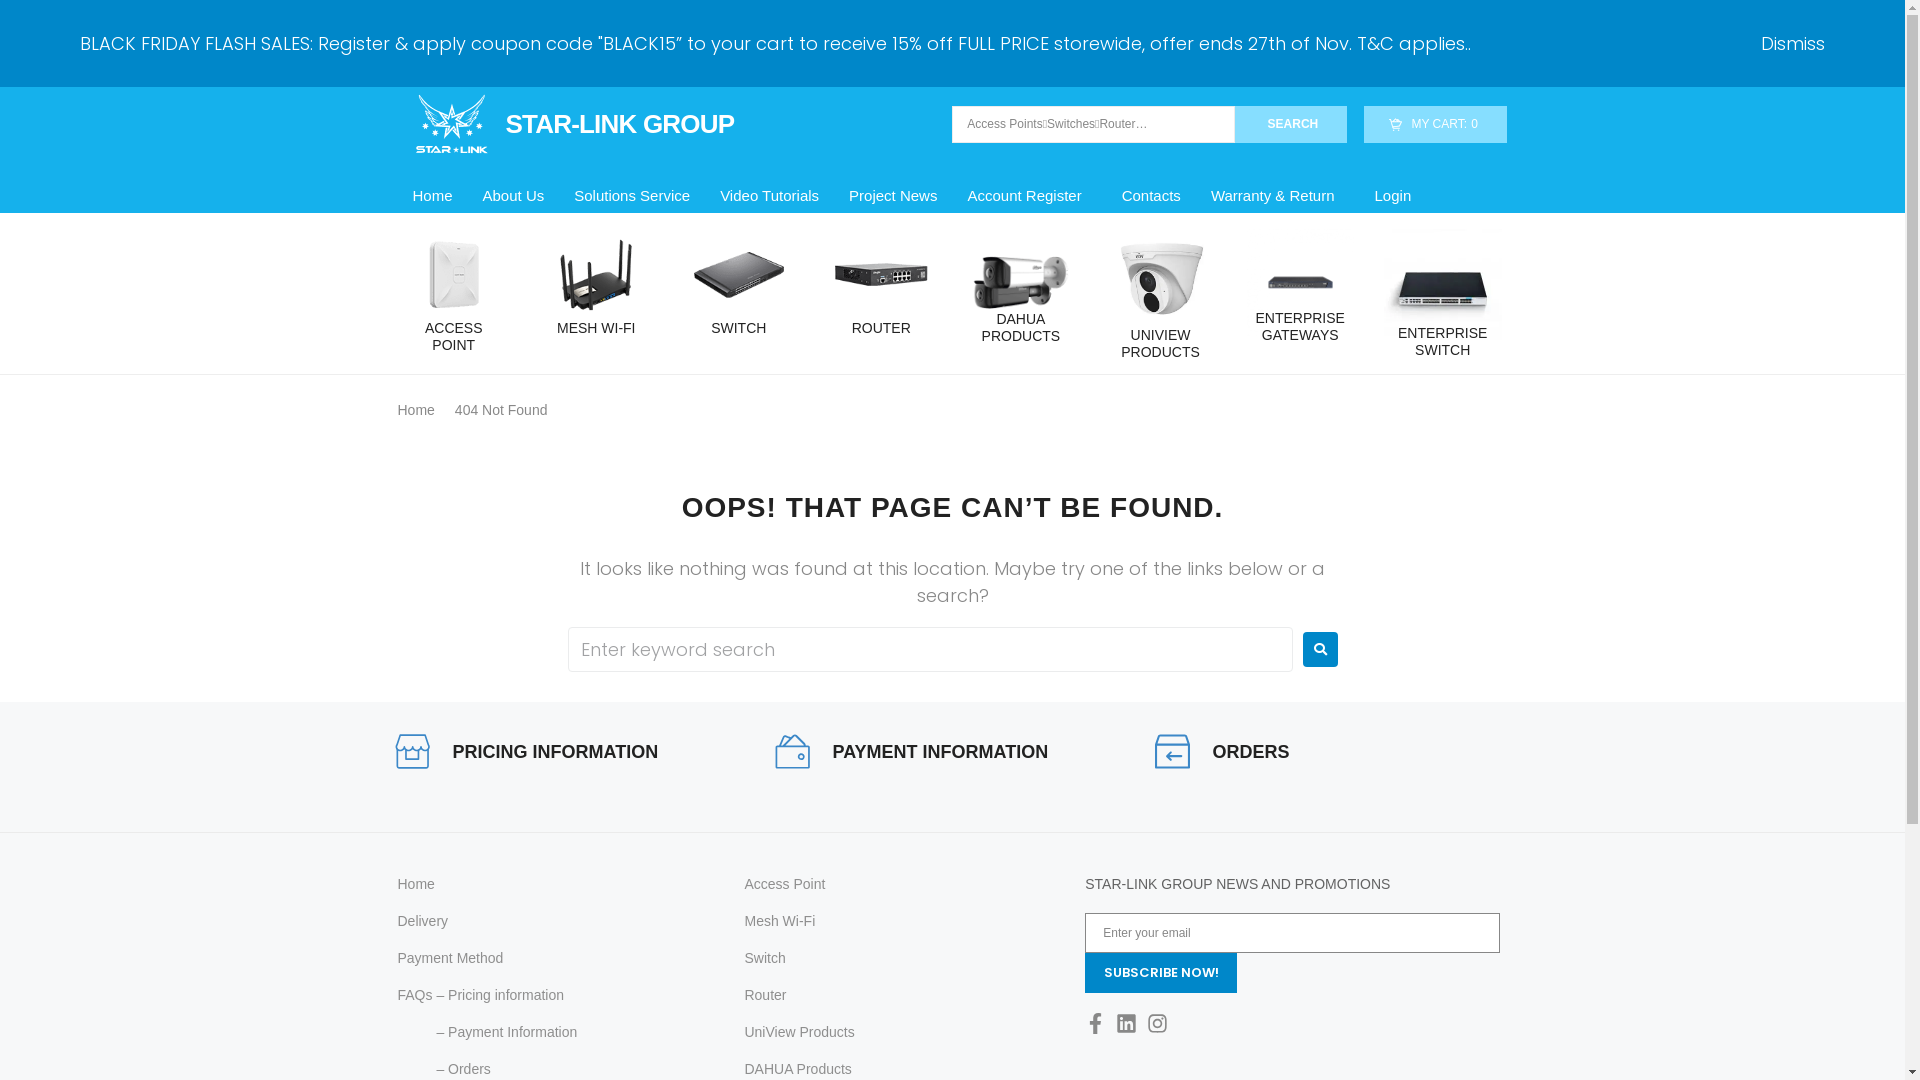  What do you see at coordinates (737, 327) in the screenshot?
I see `'SWITCH'` at bounding box center [737, 327].